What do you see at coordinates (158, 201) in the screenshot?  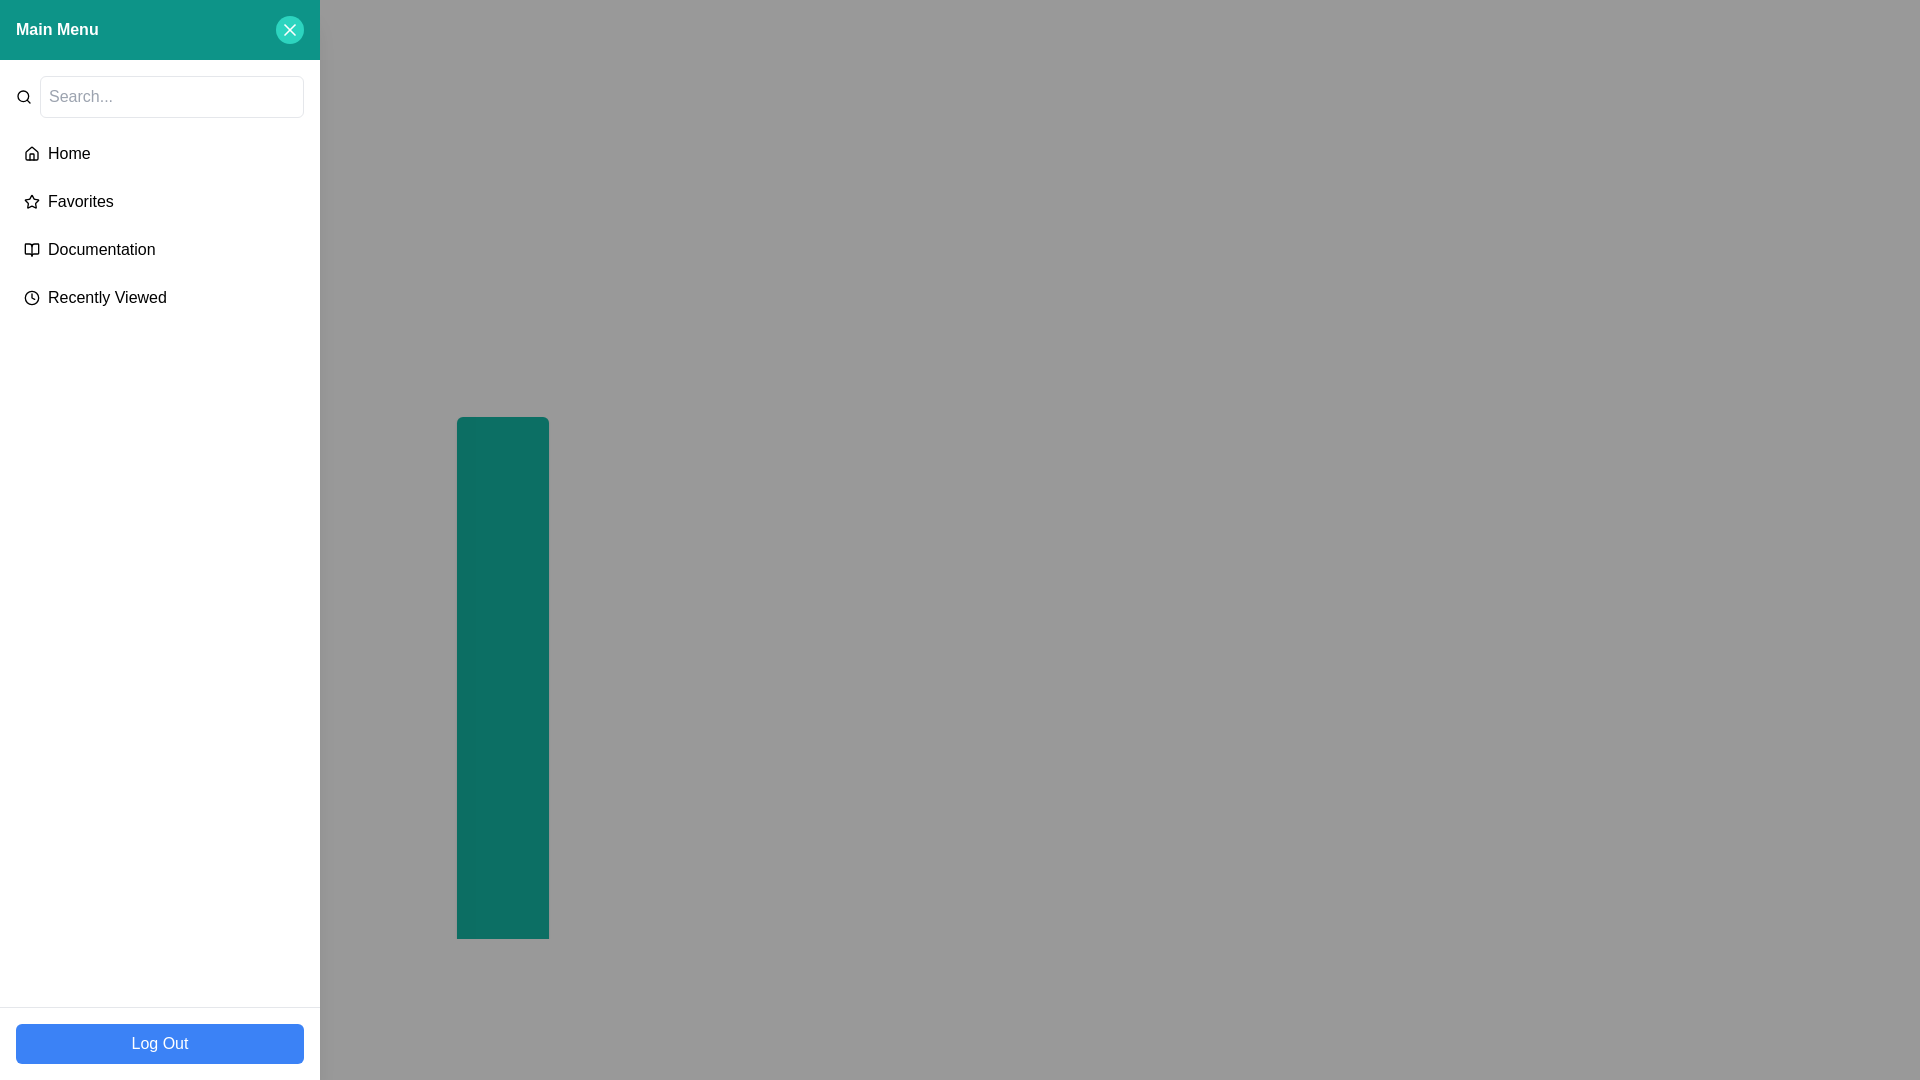 I see `the 'Favorites' menu item, which is the second option in the main menu` at bounding box center [158, 201].